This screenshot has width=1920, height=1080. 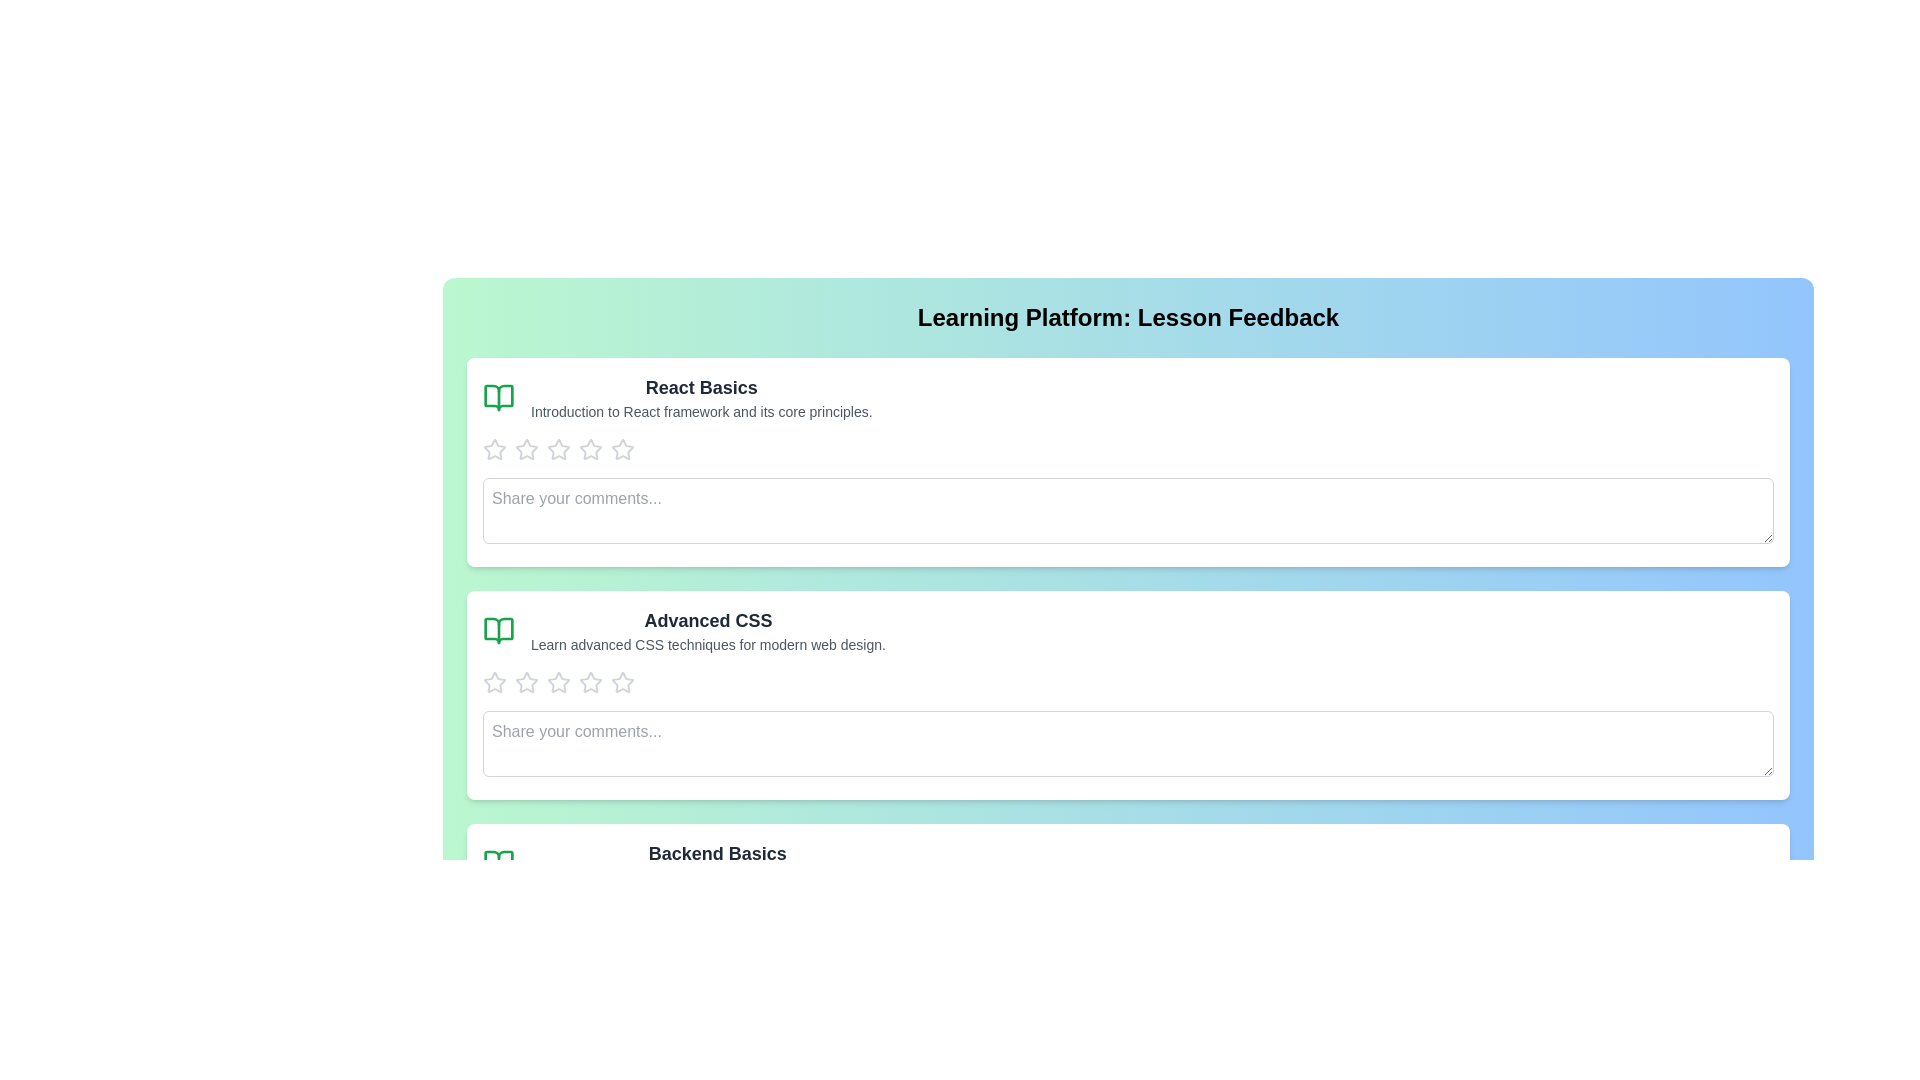 What do you see at coordinates (494, 681) in the screenshot?
I see `the leftmost star icon in the rating star component below the 'Advanced CSS' course feedback heading` at bounding box center [494, 681].